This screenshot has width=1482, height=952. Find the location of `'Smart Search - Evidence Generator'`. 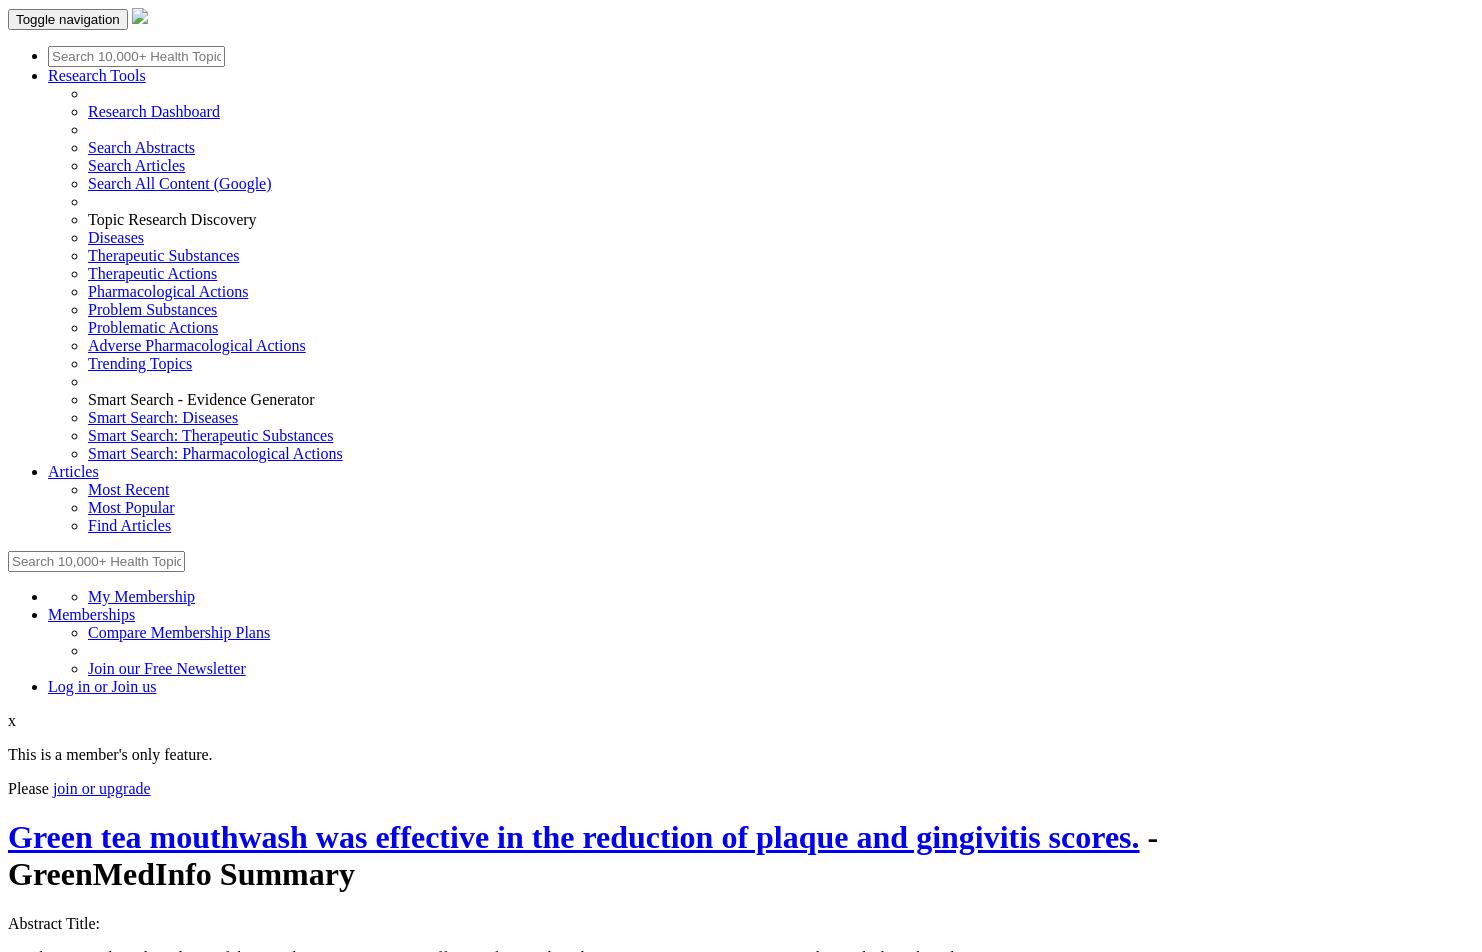

'Smart Search - Evidence Generator' is located at coordinates (200, 399).